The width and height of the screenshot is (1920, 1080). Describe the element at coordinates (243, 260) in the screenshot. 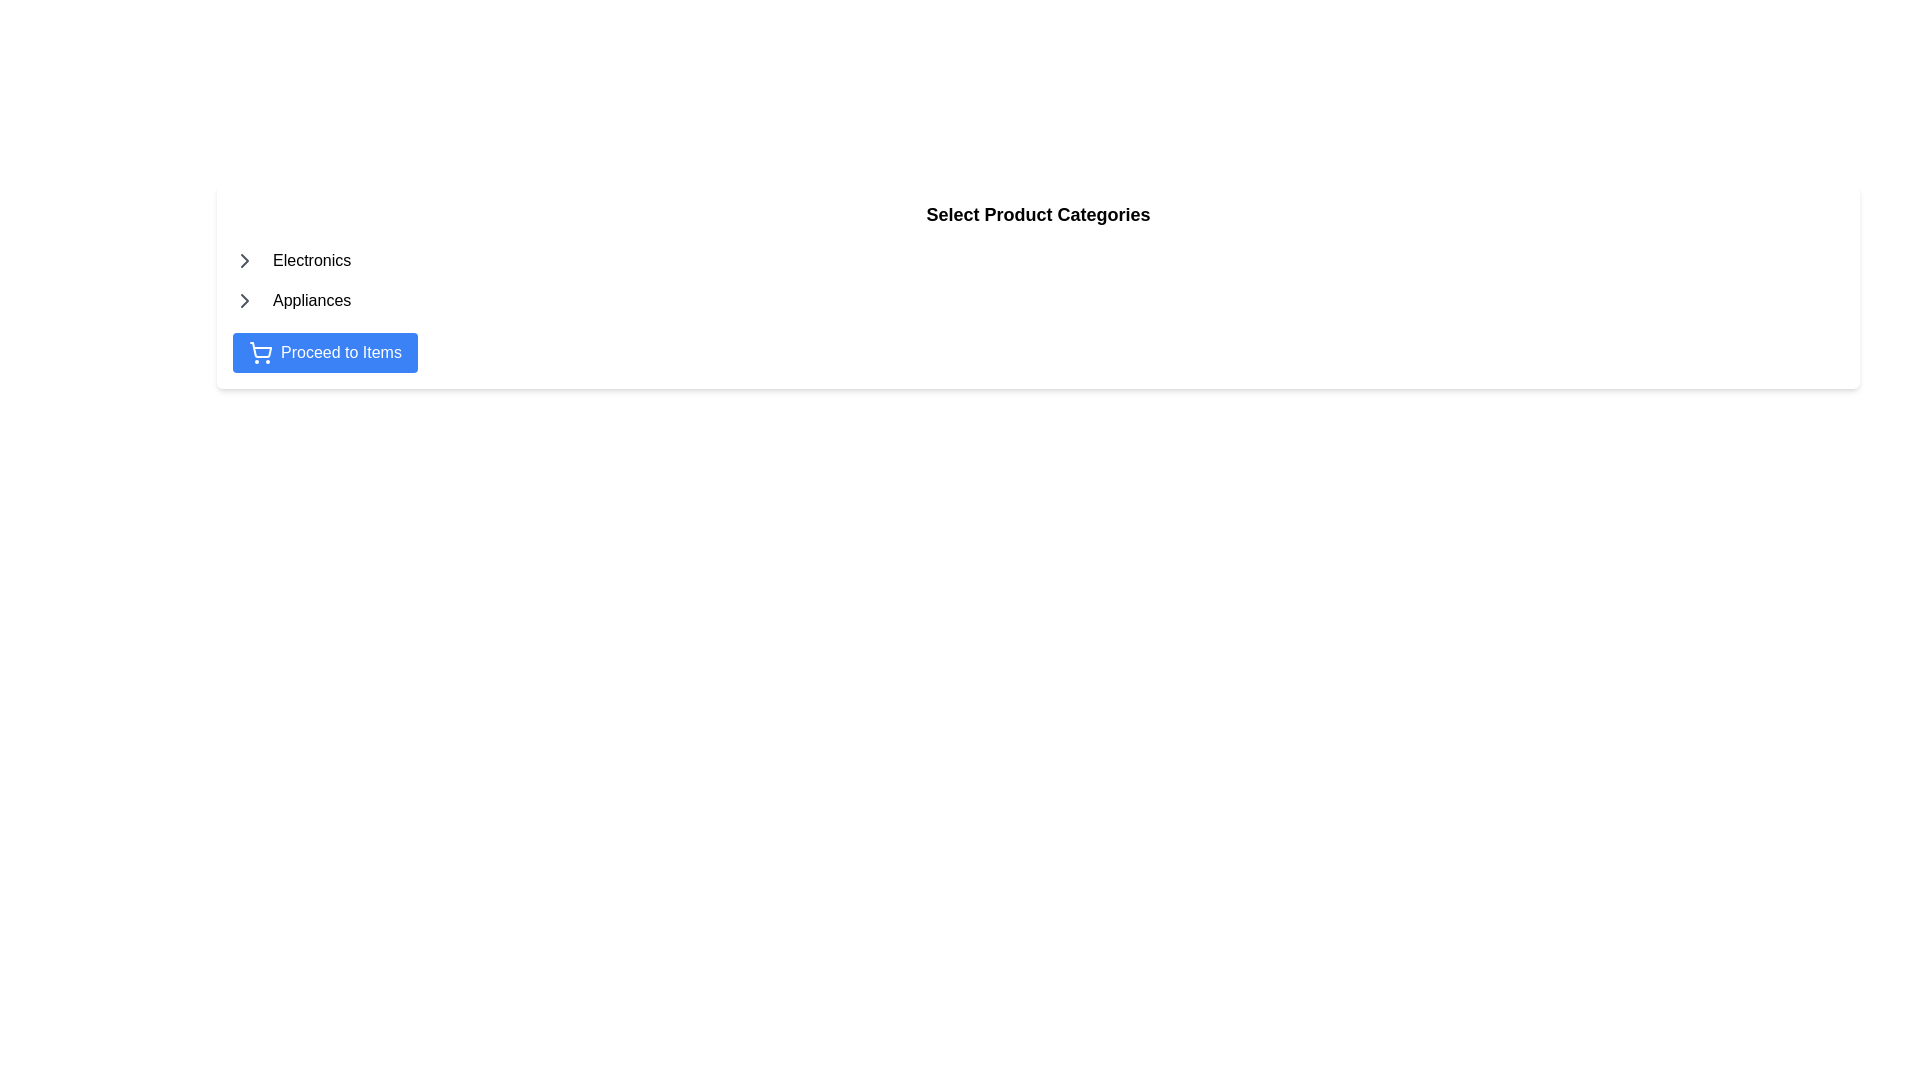

I see `the expandability icon of the 'Electronics' category, which is located to the left of the 'Electronics' text label` at that location.